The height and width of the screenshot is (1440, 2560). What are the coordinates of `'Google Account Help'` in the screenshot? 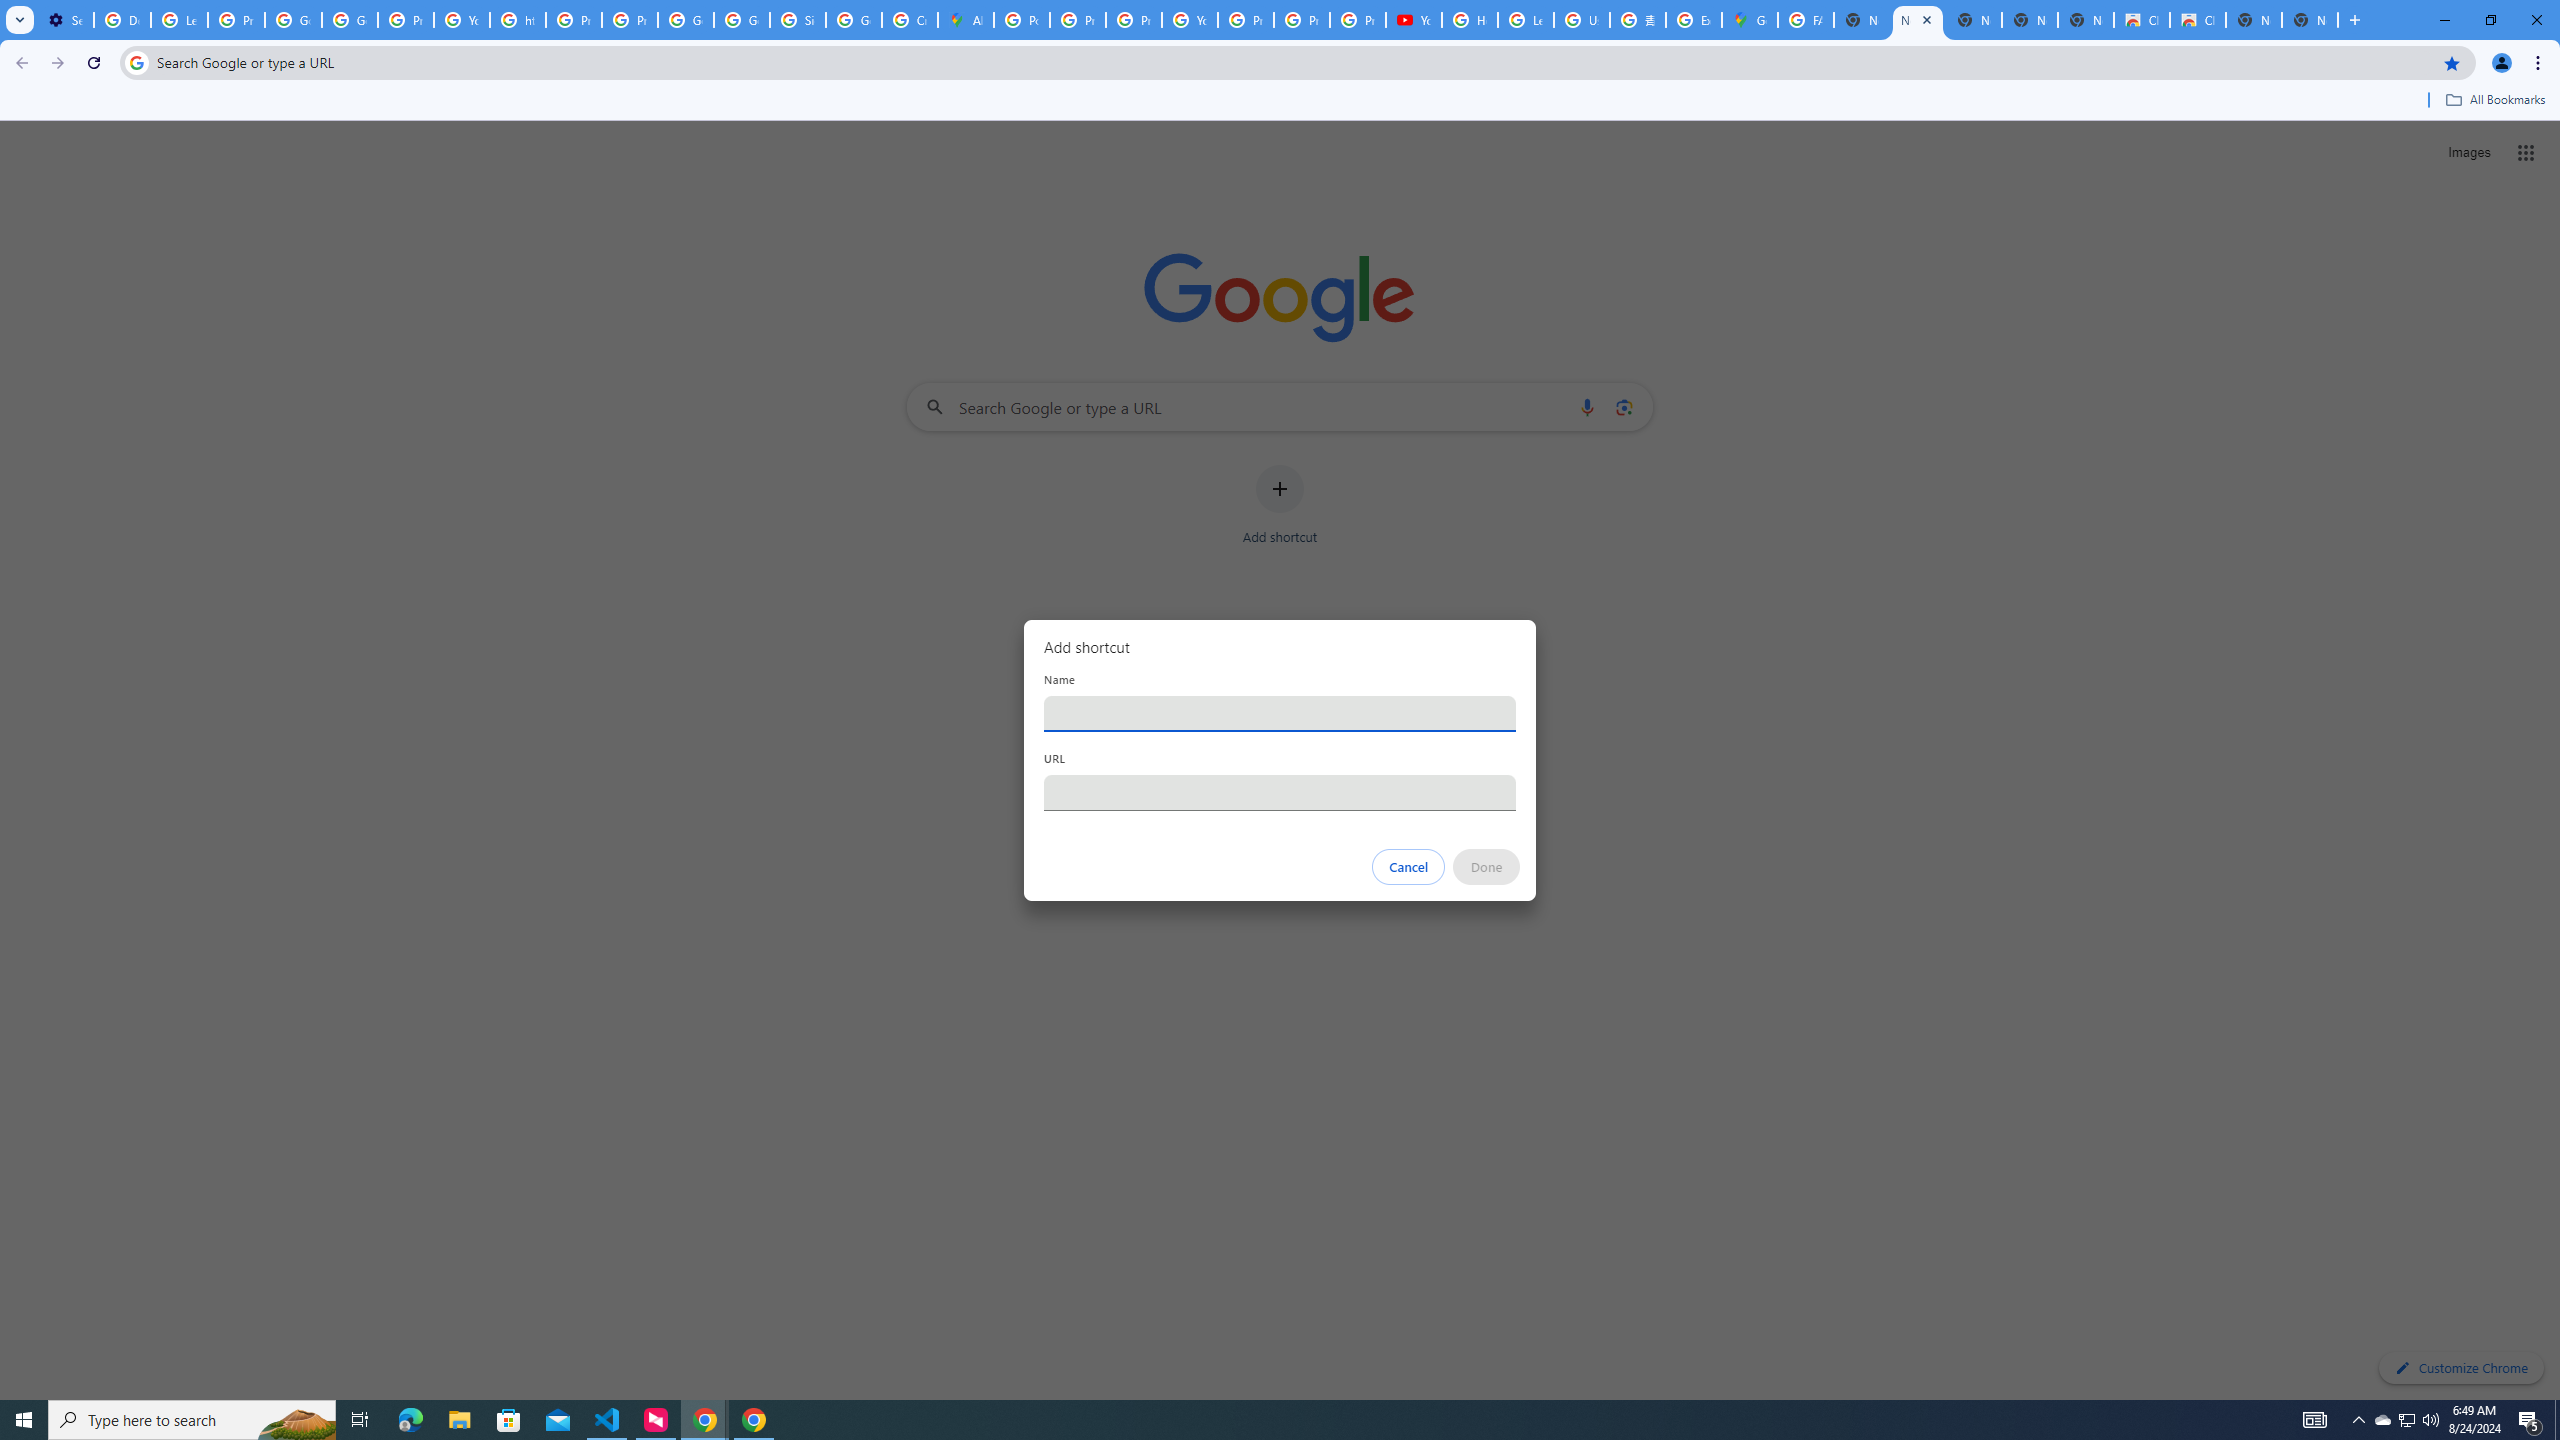 It's located at (348, 19).